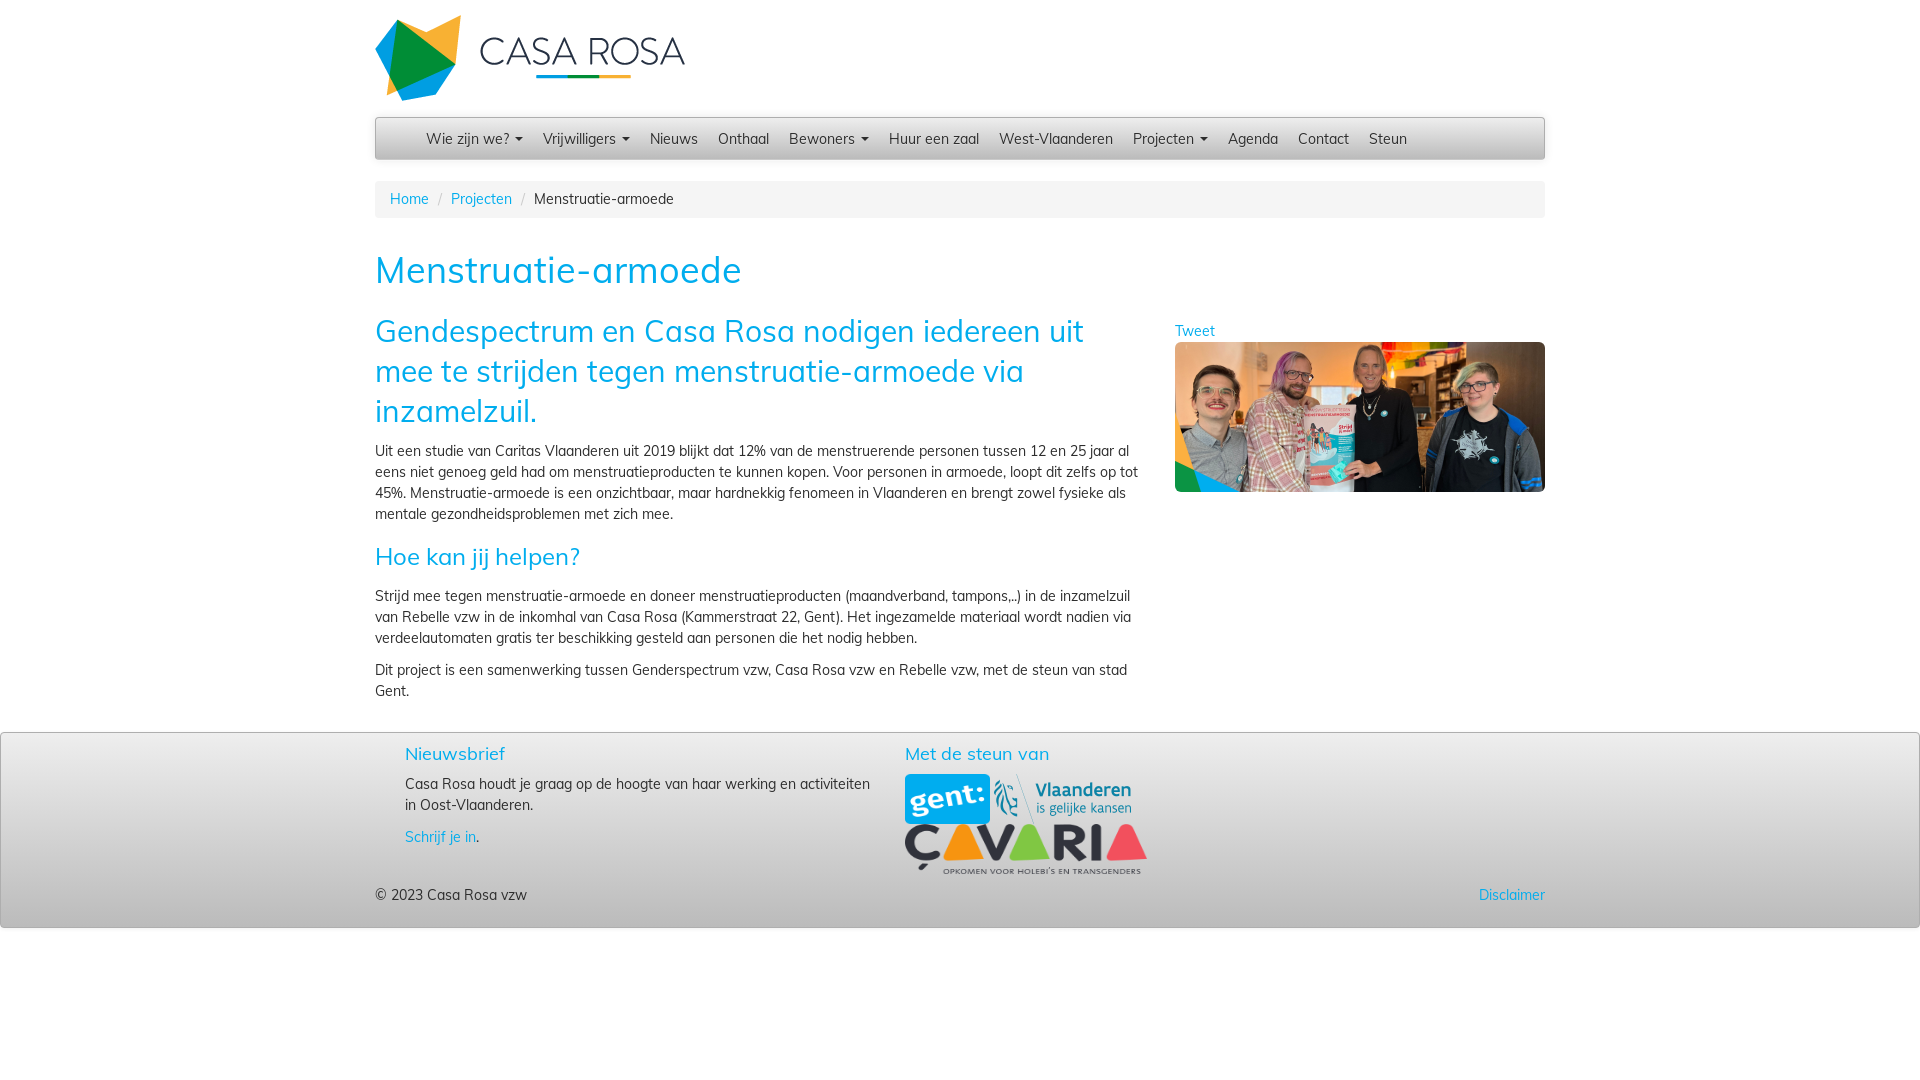 The width and height of the screenshot is (1920, 1080). I want to click on 'Bewoners', so click(829, 137).